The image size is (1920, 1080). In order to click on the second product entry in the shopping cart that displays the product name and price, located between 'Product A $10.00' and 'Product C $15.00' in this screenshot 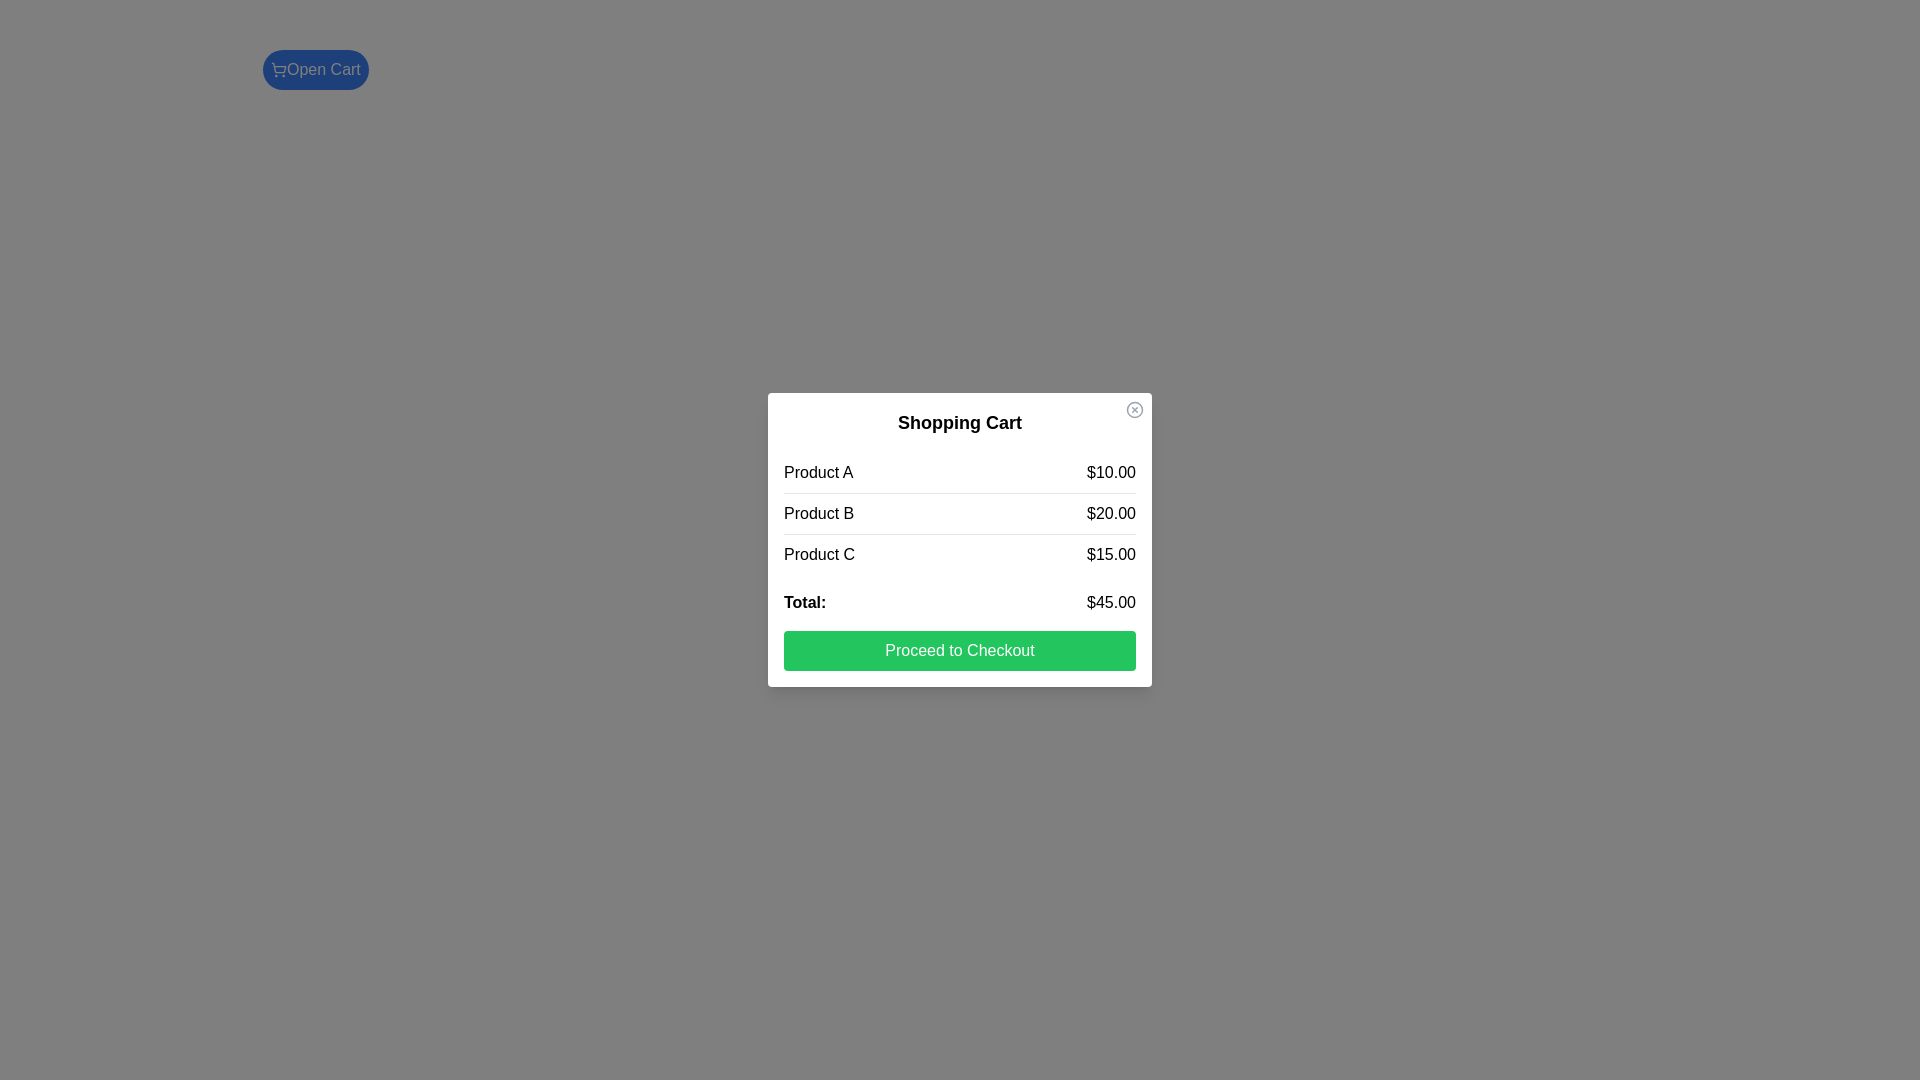, I will do `click(960, 512)`.